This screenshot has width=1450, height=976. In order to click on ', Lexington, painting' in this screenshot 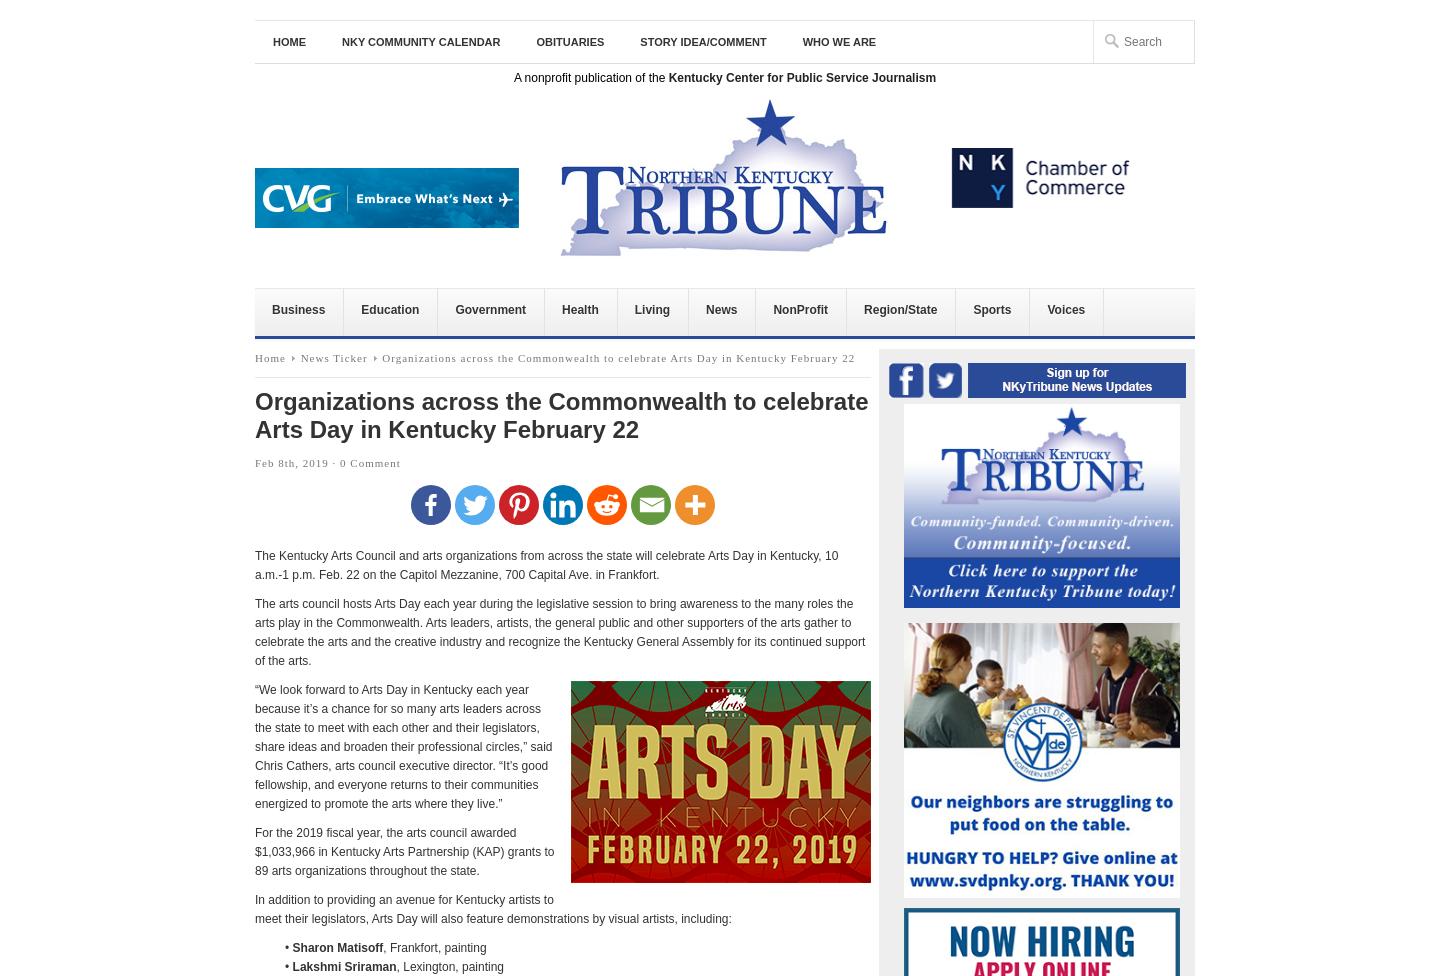, I will do `click(448, 966)`.